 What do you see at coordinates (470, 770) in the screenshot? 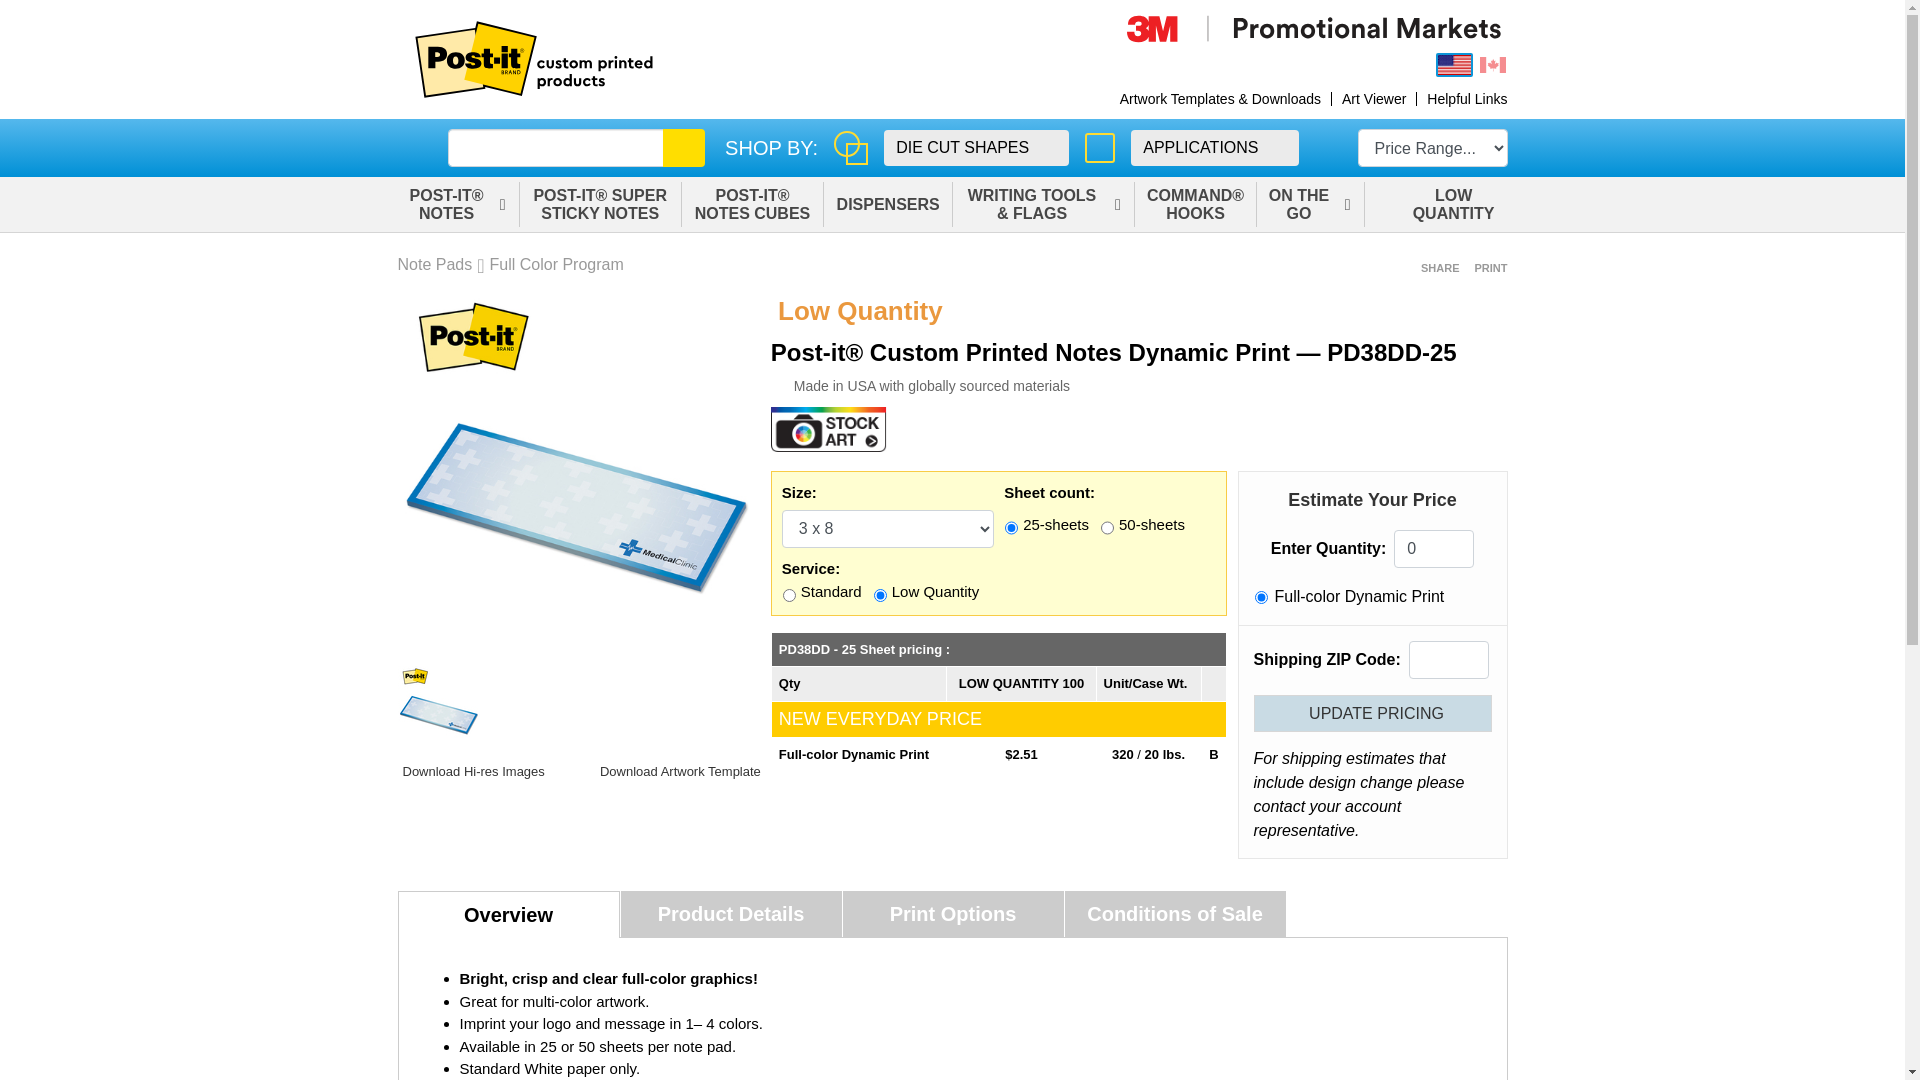
I see `'Download Hi-res Images'` at bounding box center [470, 770].